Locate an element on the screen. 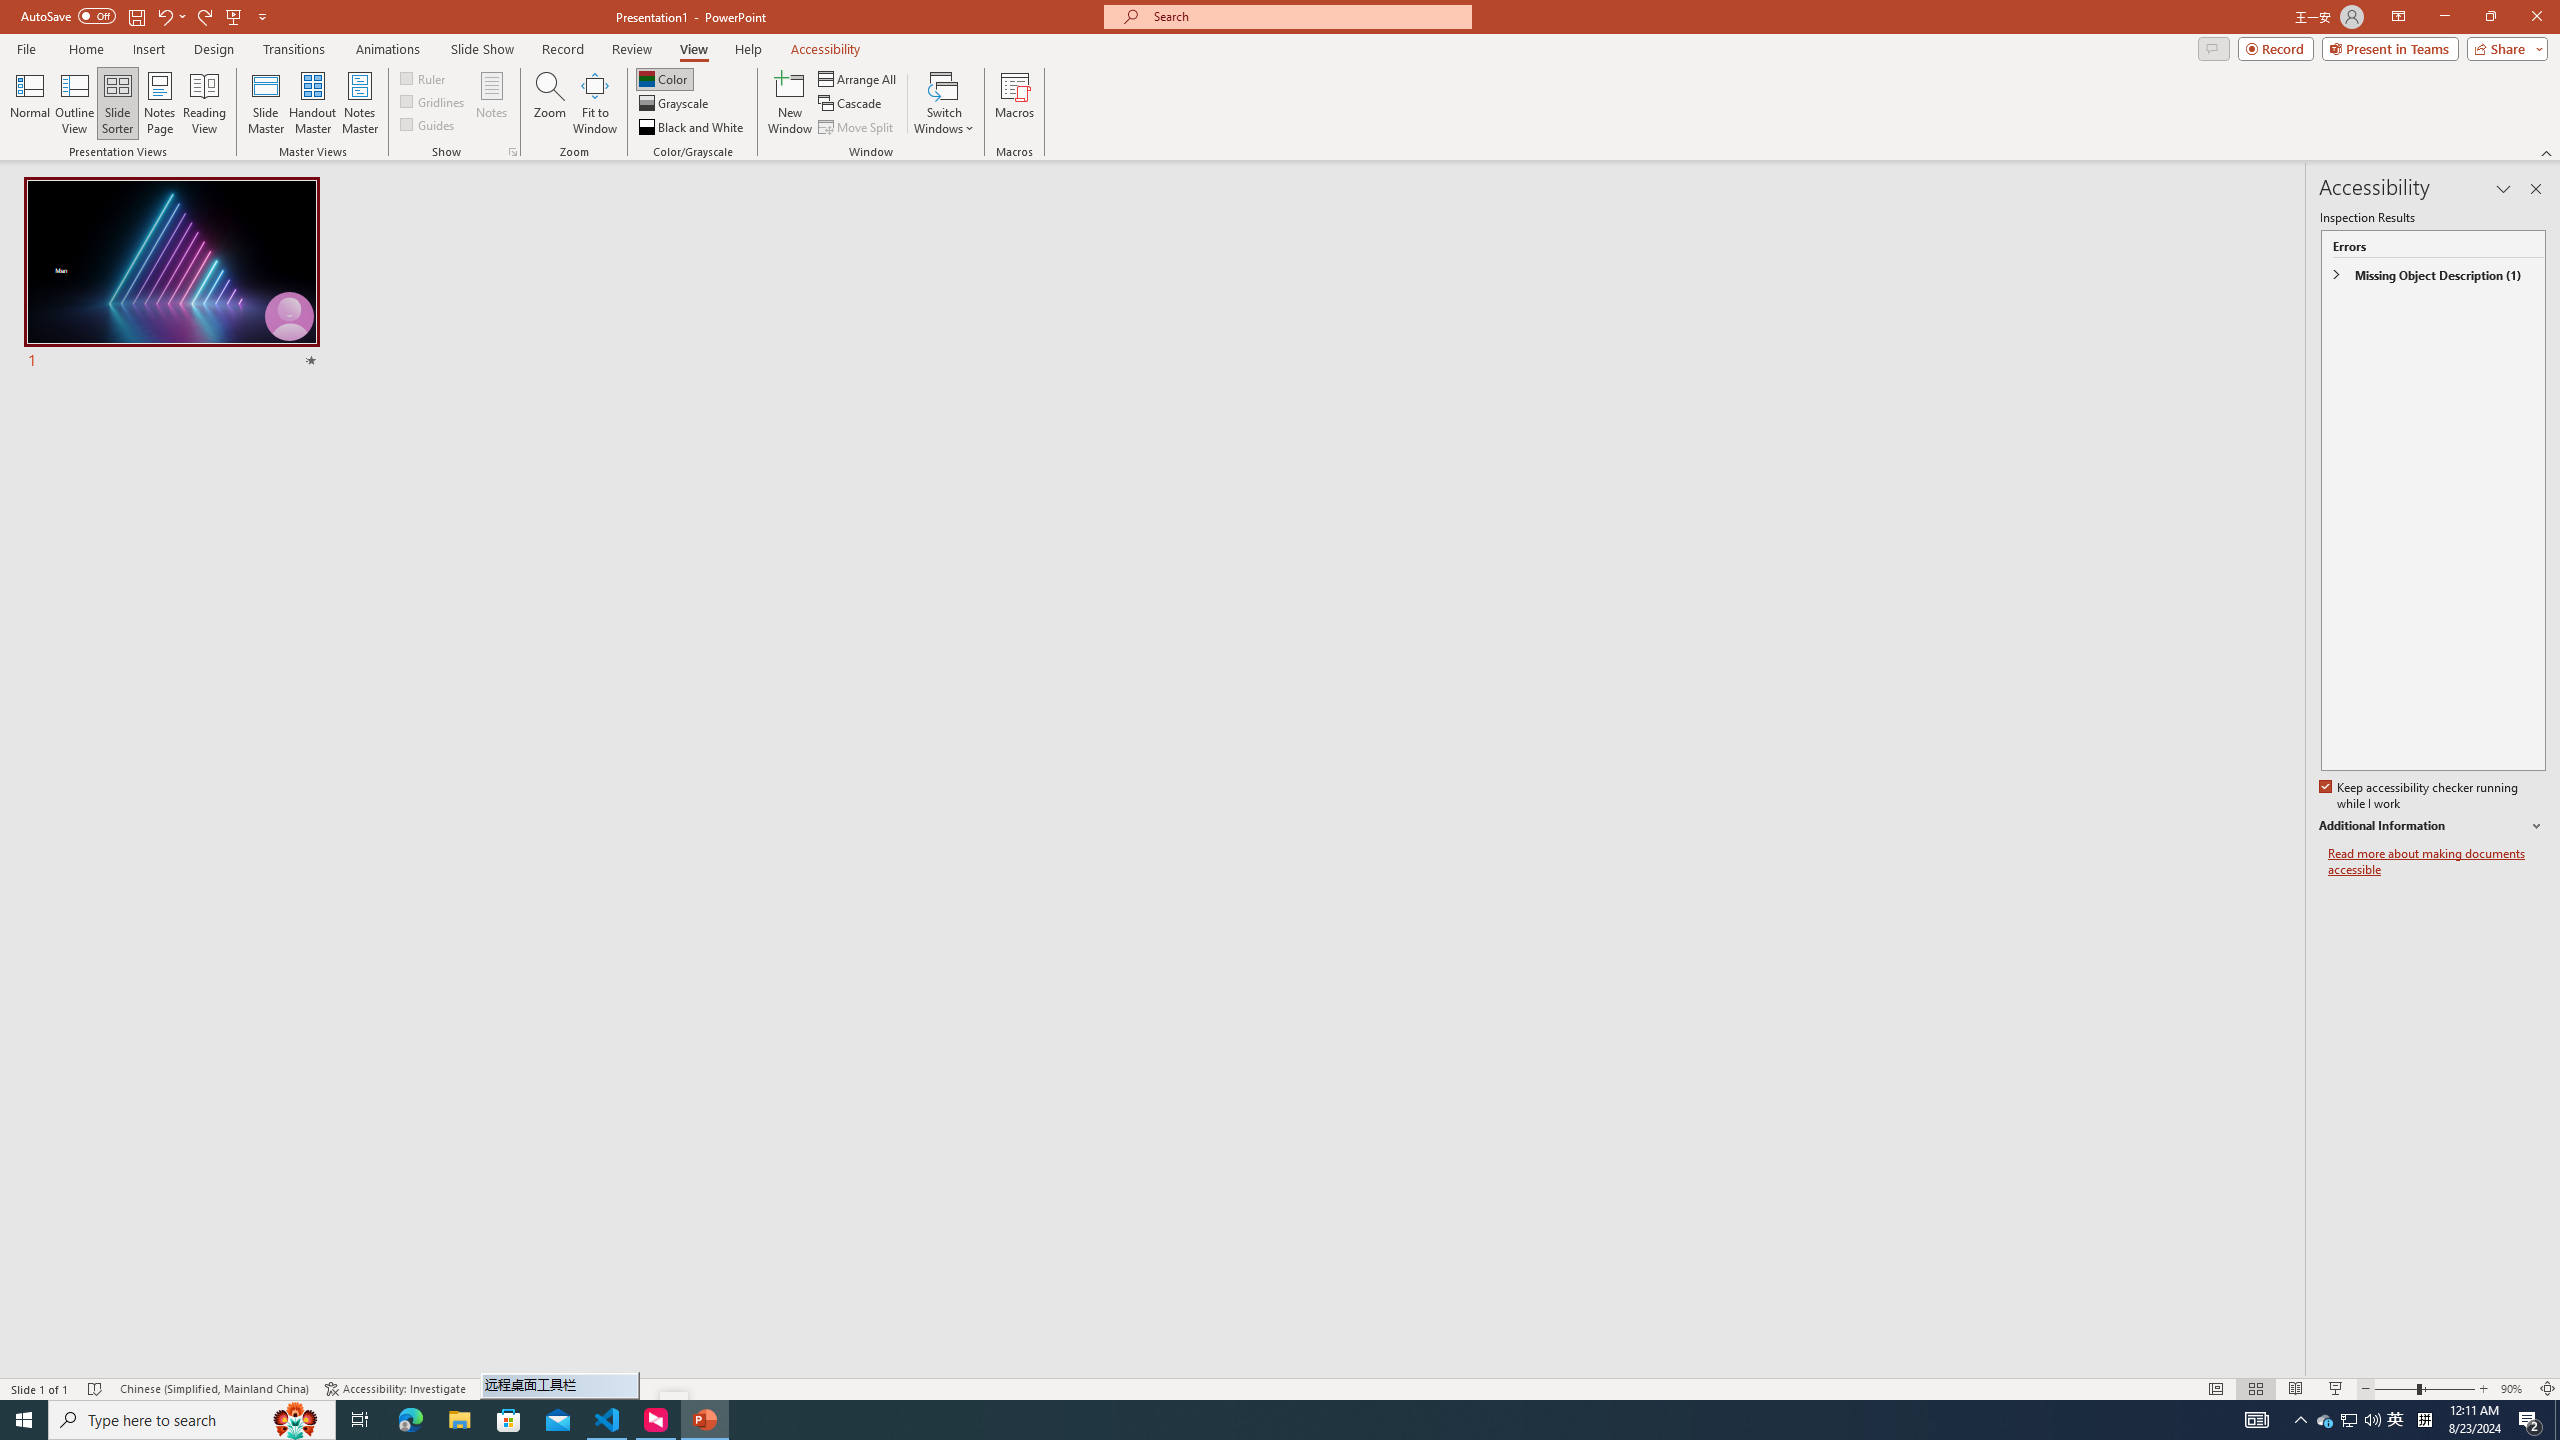  'Ruler' is located at coordinates (423, 77).